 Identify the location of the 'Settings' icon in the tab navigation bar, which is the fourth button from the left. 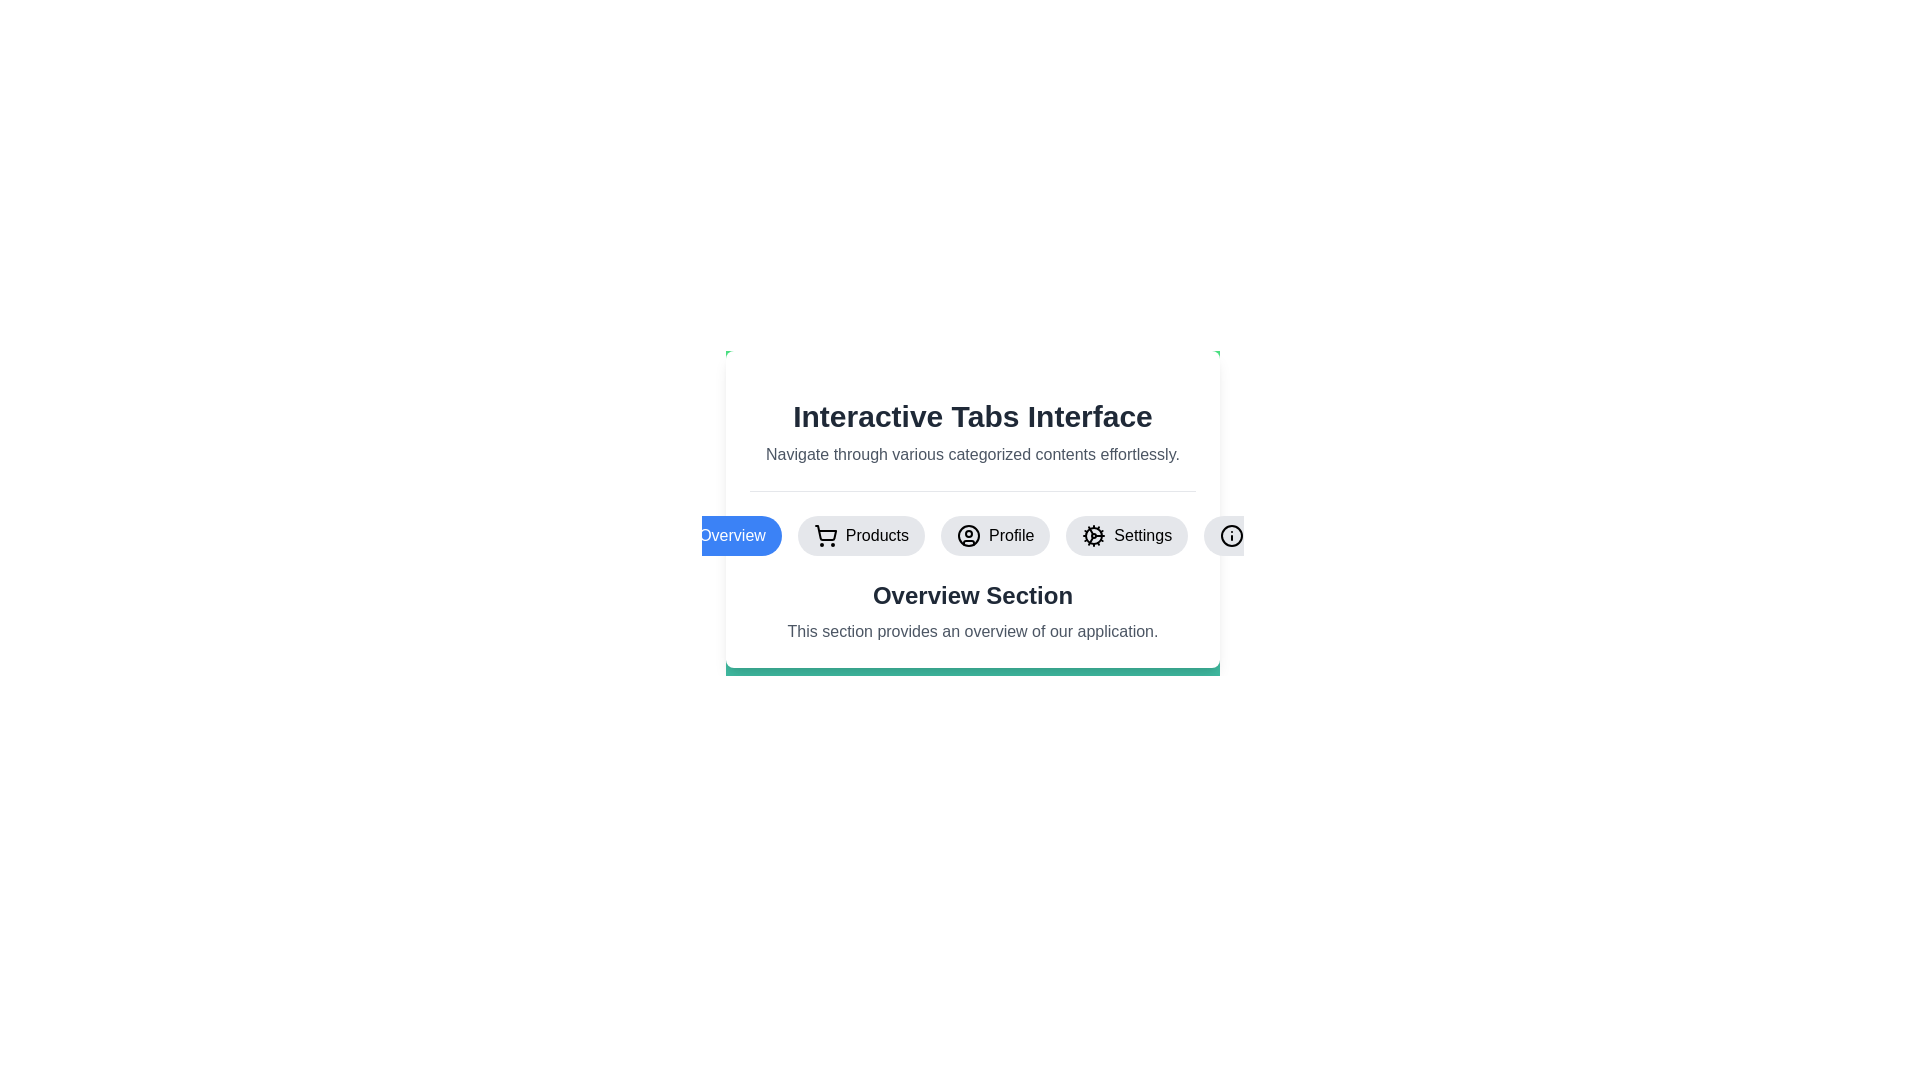
(1093, 535).